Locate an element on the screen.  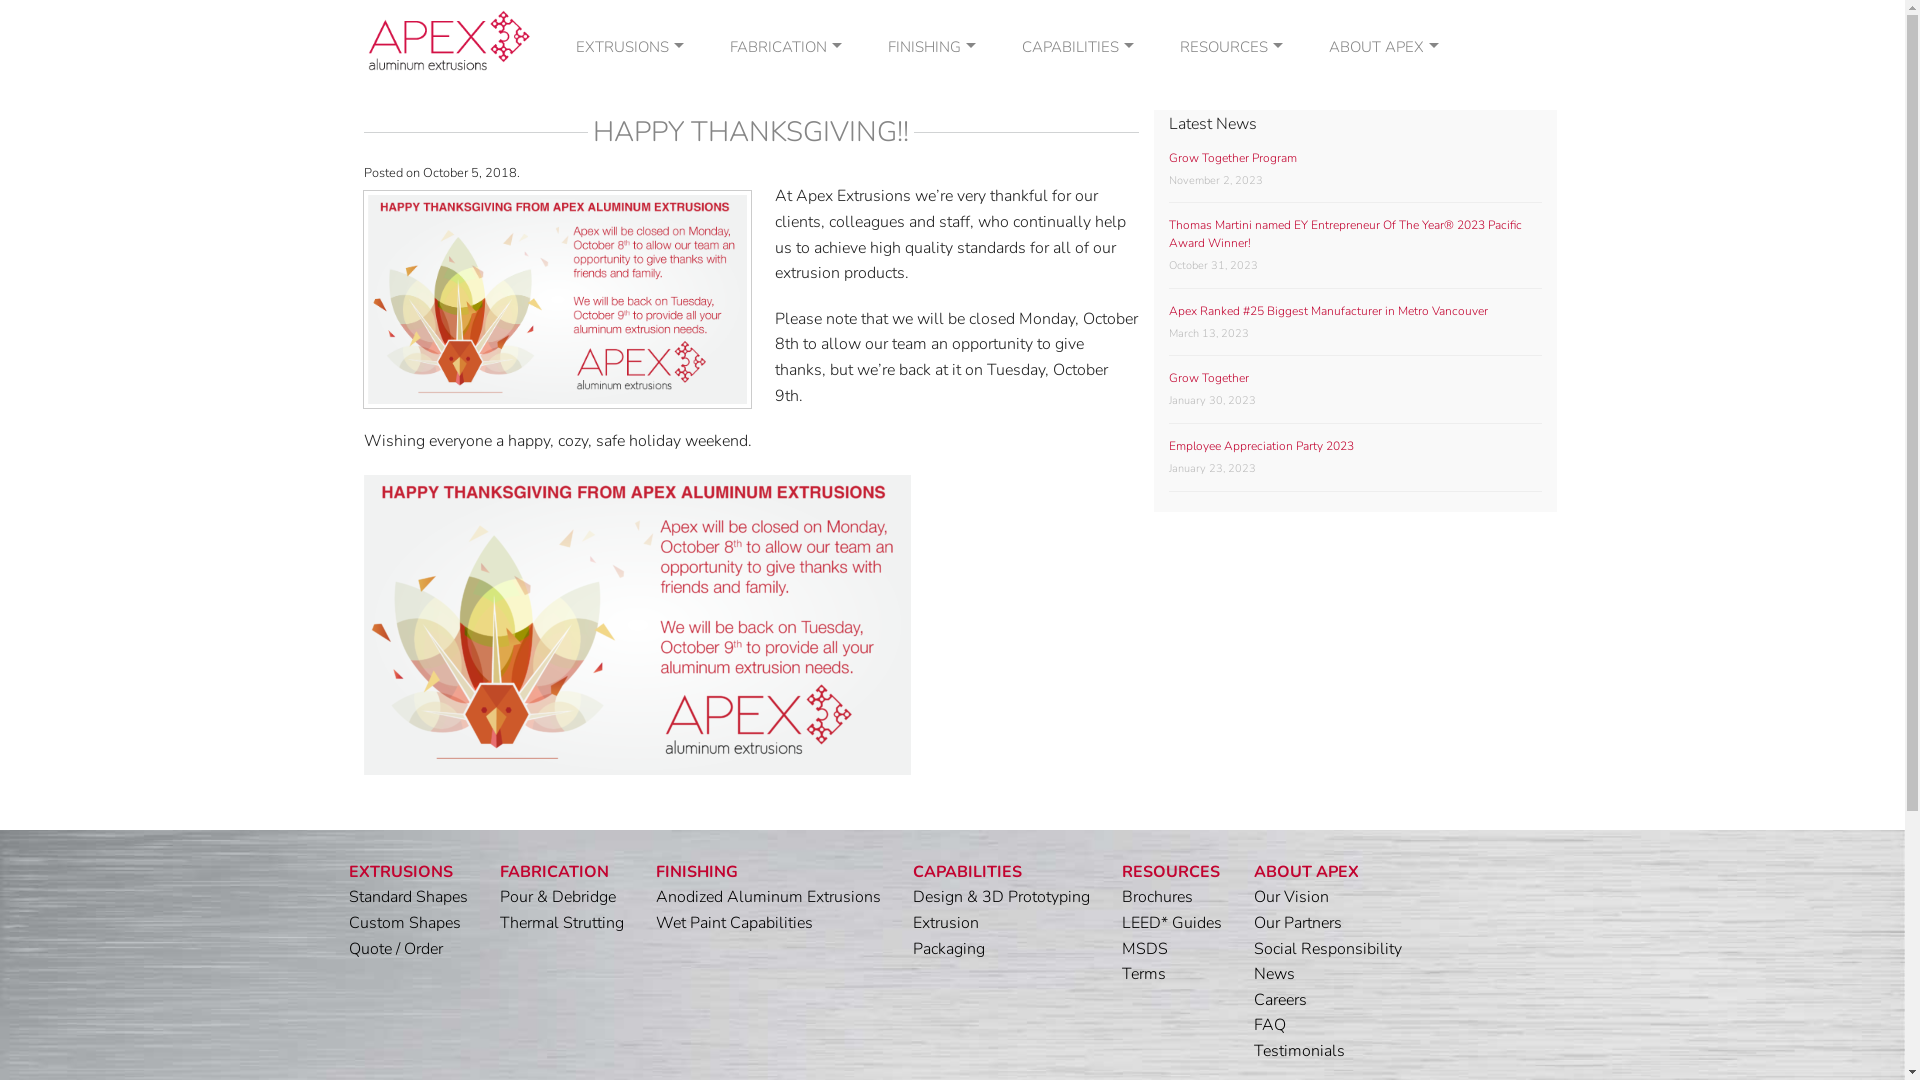
'Social Responsibility' is located at coordinates (1252, 947).